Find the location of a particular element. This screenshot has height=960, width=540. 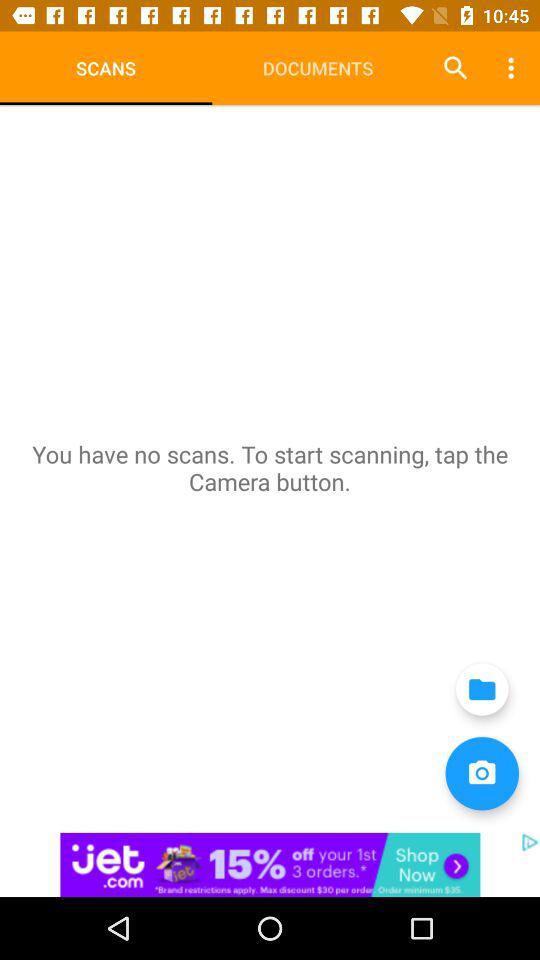

the photo icon is located at coordinates (481, 772).